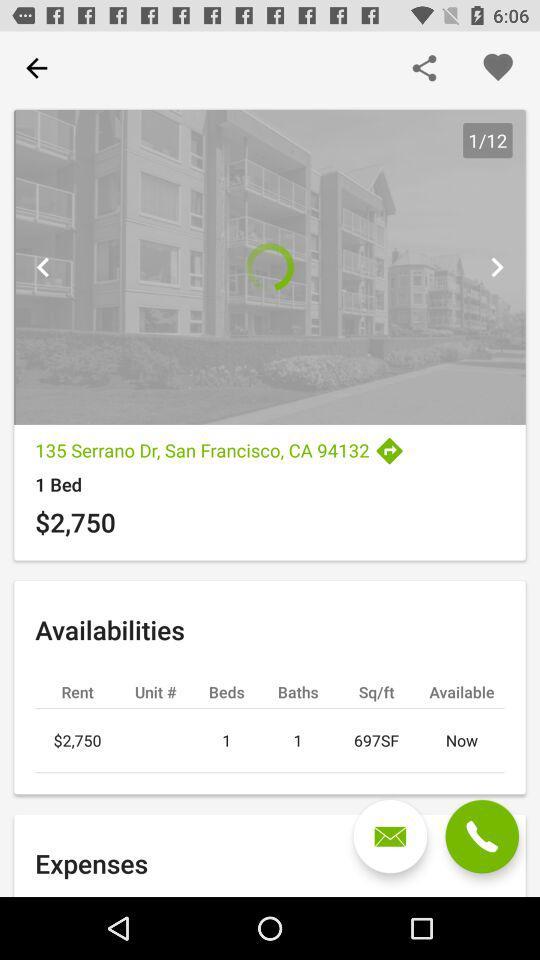 The width and height of the screenshot is (540, 960). I want to click on share button, so click(423, 68).